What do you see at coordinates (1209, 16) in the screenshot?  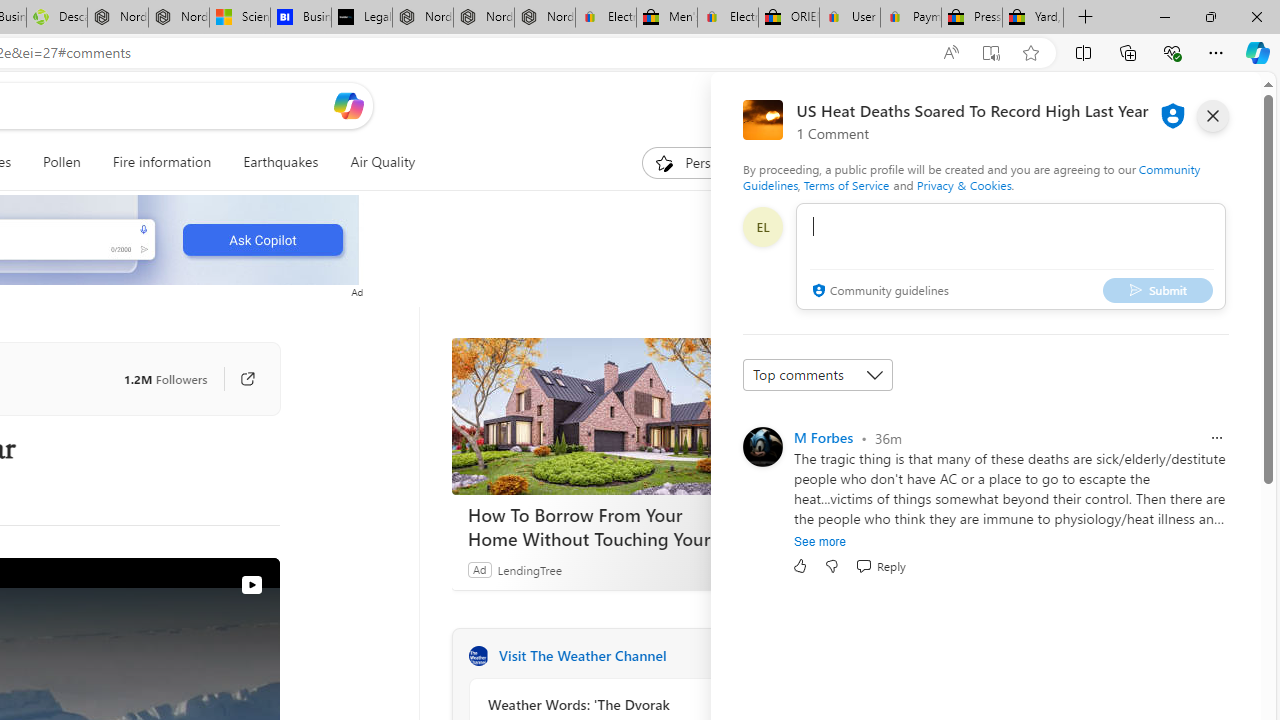 I see `'Restore'` at bounding box center [1209, 16].